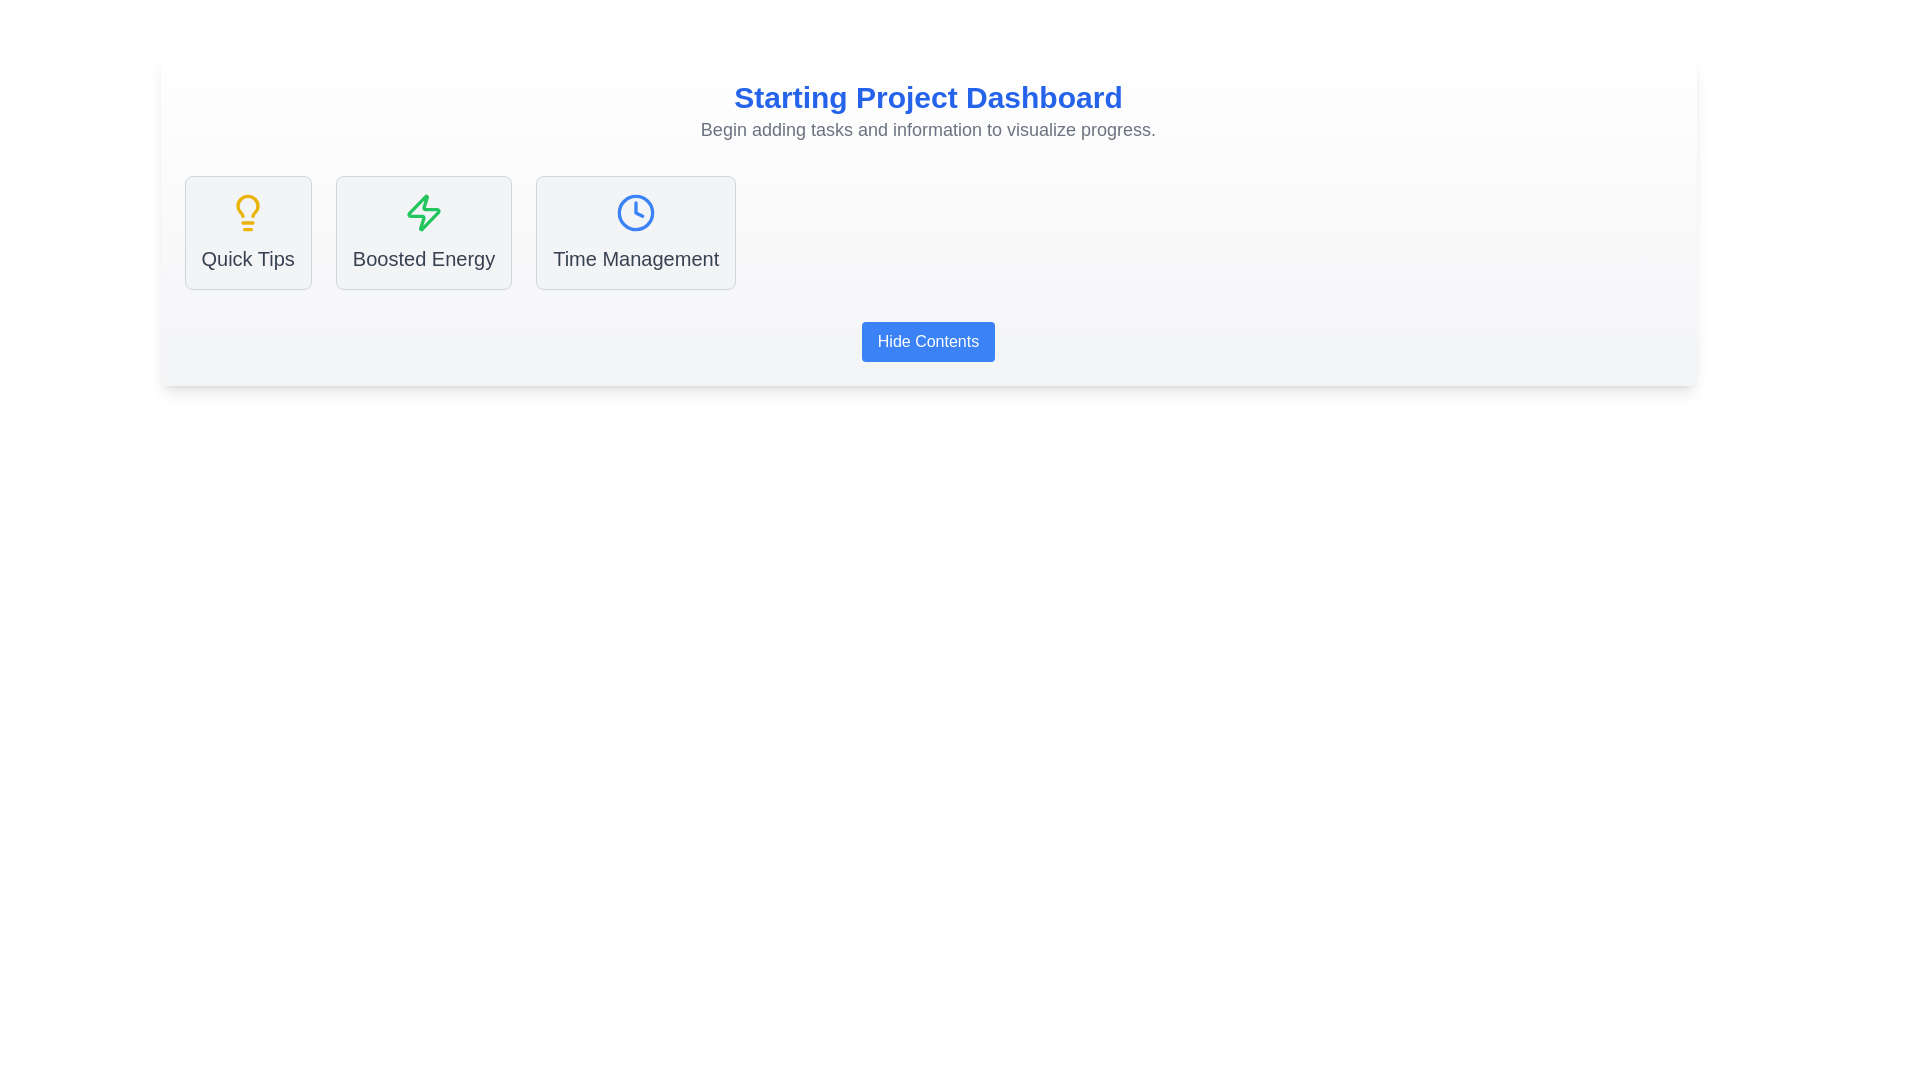 This screenshot has height=1080, width=1920. I want to click on the blue triangular clock hand located within the clock icon in the 'Time Management' card, which is the third card from the left, so click(638, 209).